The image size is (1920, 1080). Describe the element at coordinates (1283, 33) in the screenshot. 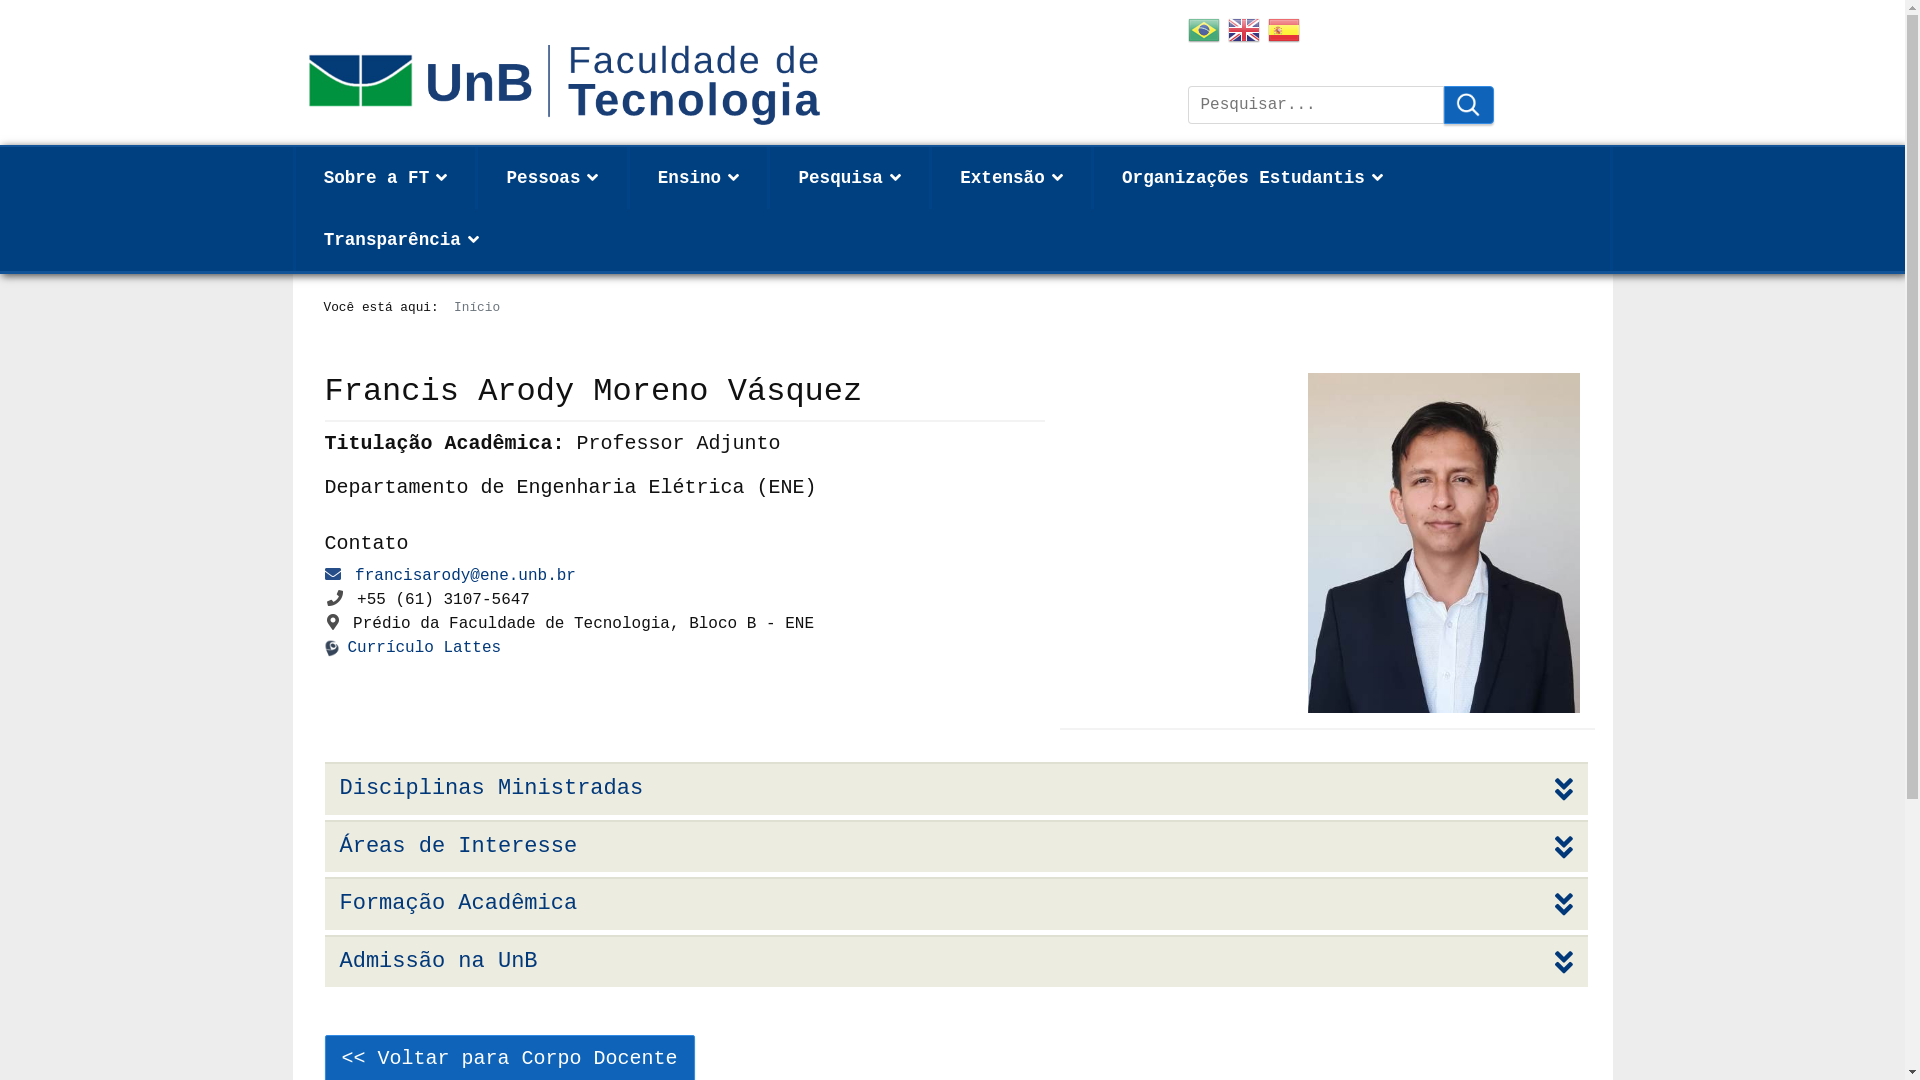

I see `'Spanish'` at that location.